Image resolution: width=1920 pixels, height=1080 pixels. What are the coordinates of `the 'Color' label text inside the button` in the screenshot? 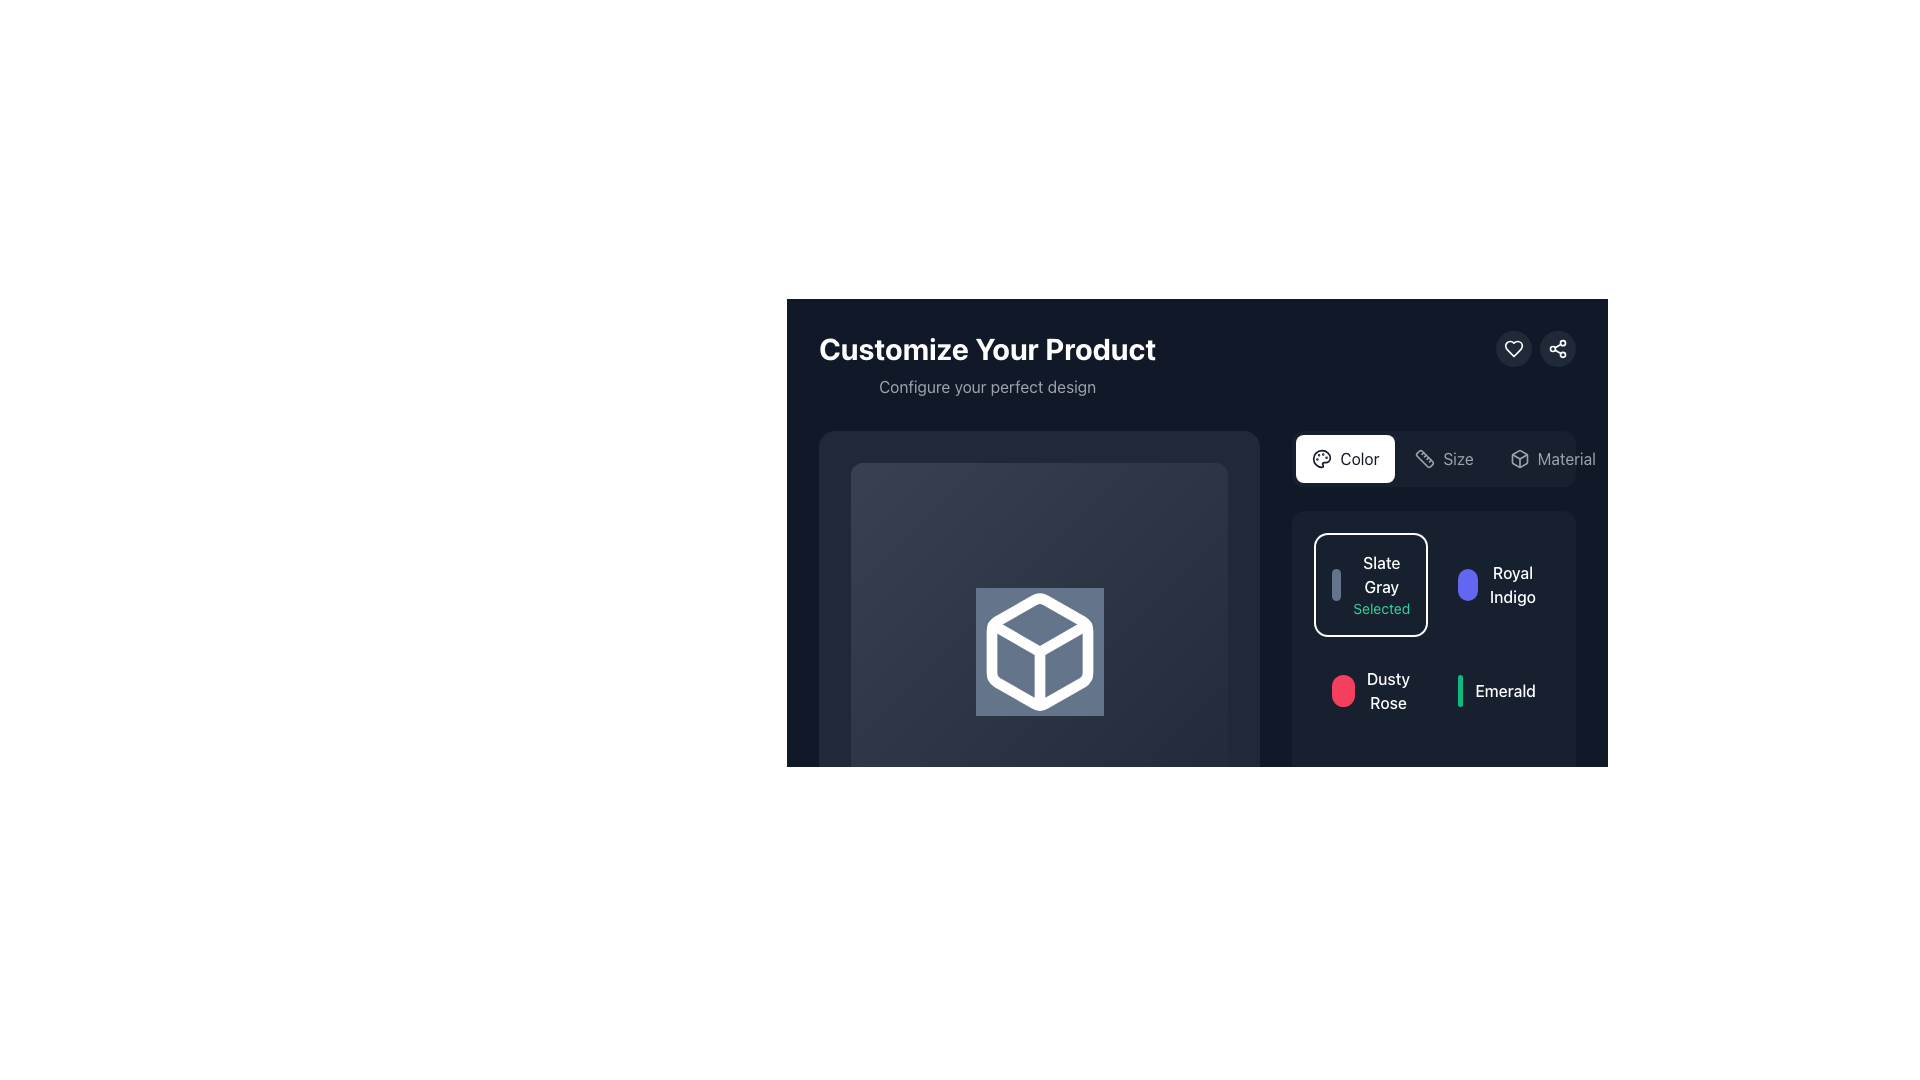 It's located at (1359, 459).